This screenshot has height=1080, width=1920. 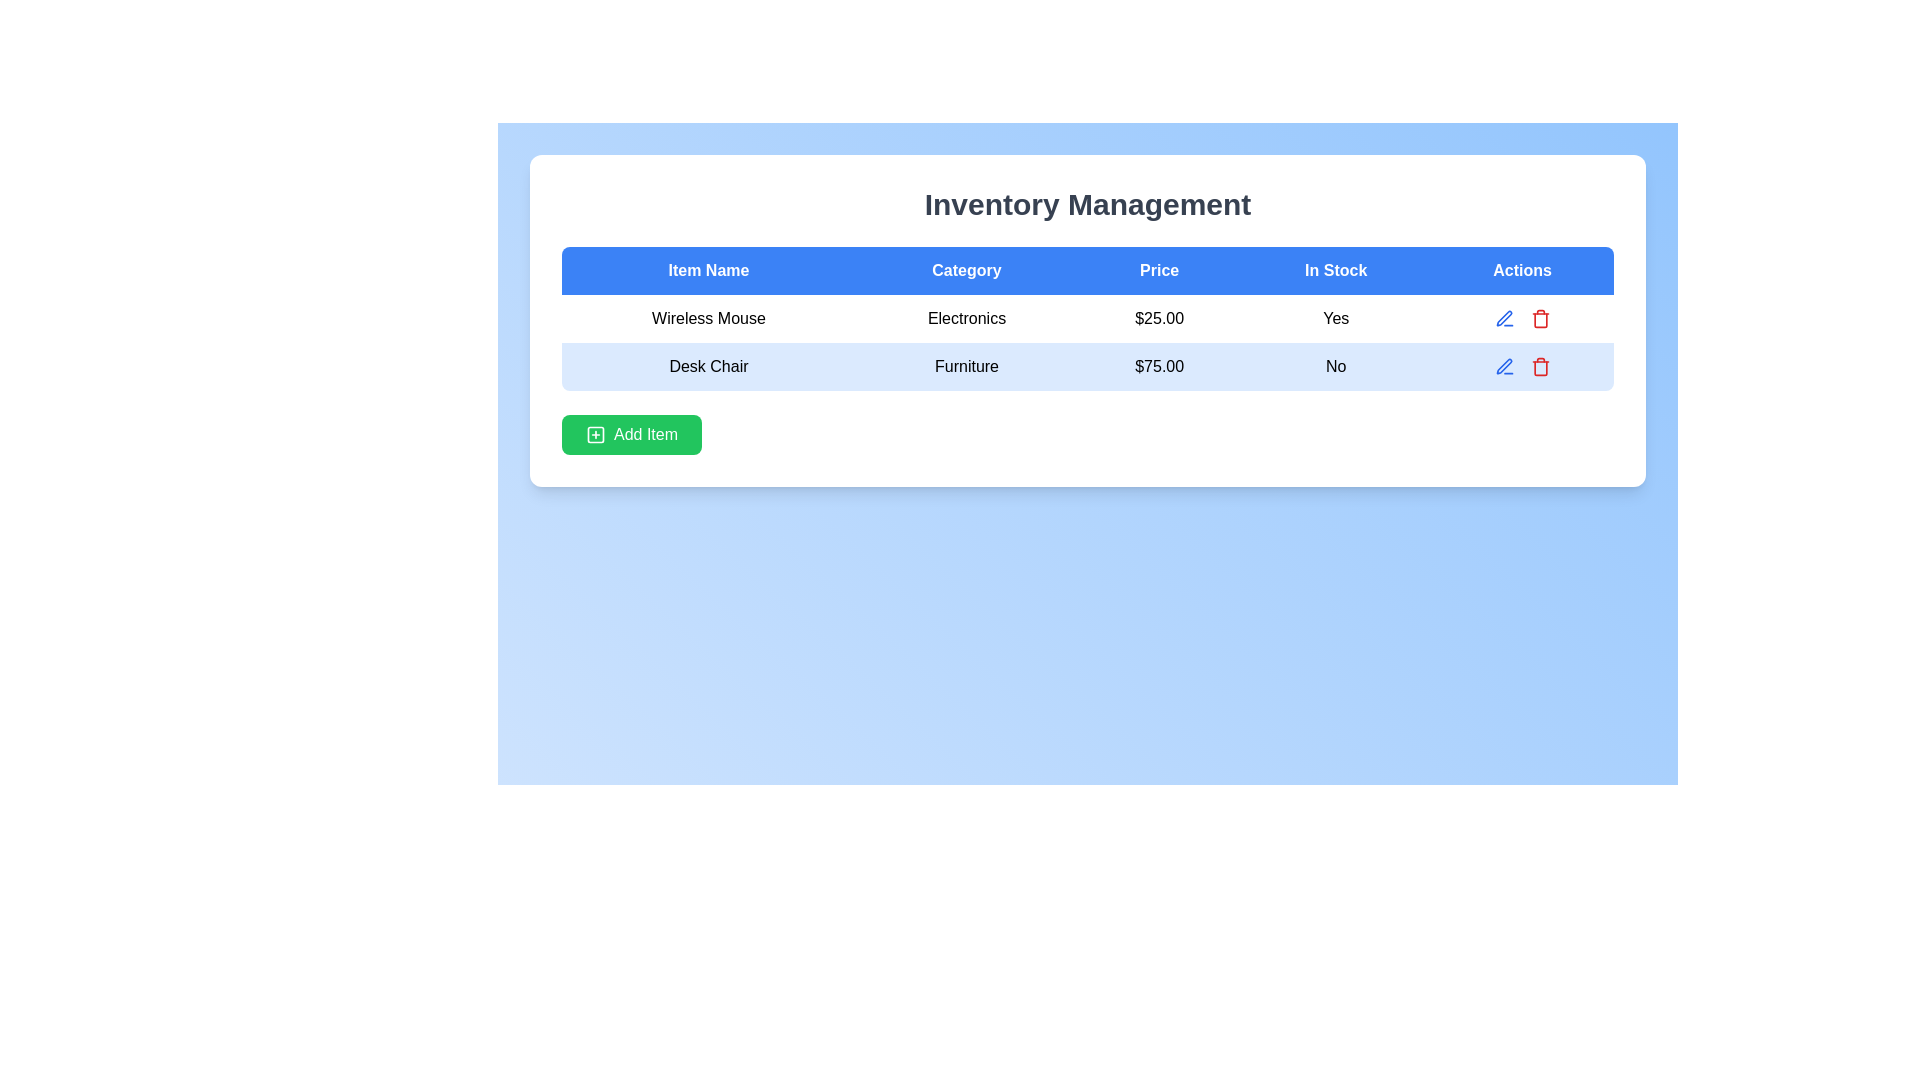 What do you see at coordinates (1503, 316) in the screenshot?
I see `the blue edit tool button located in the 'Actions' column of the second row of the table, next to the delete icon` at bounding box center [1503, 316].